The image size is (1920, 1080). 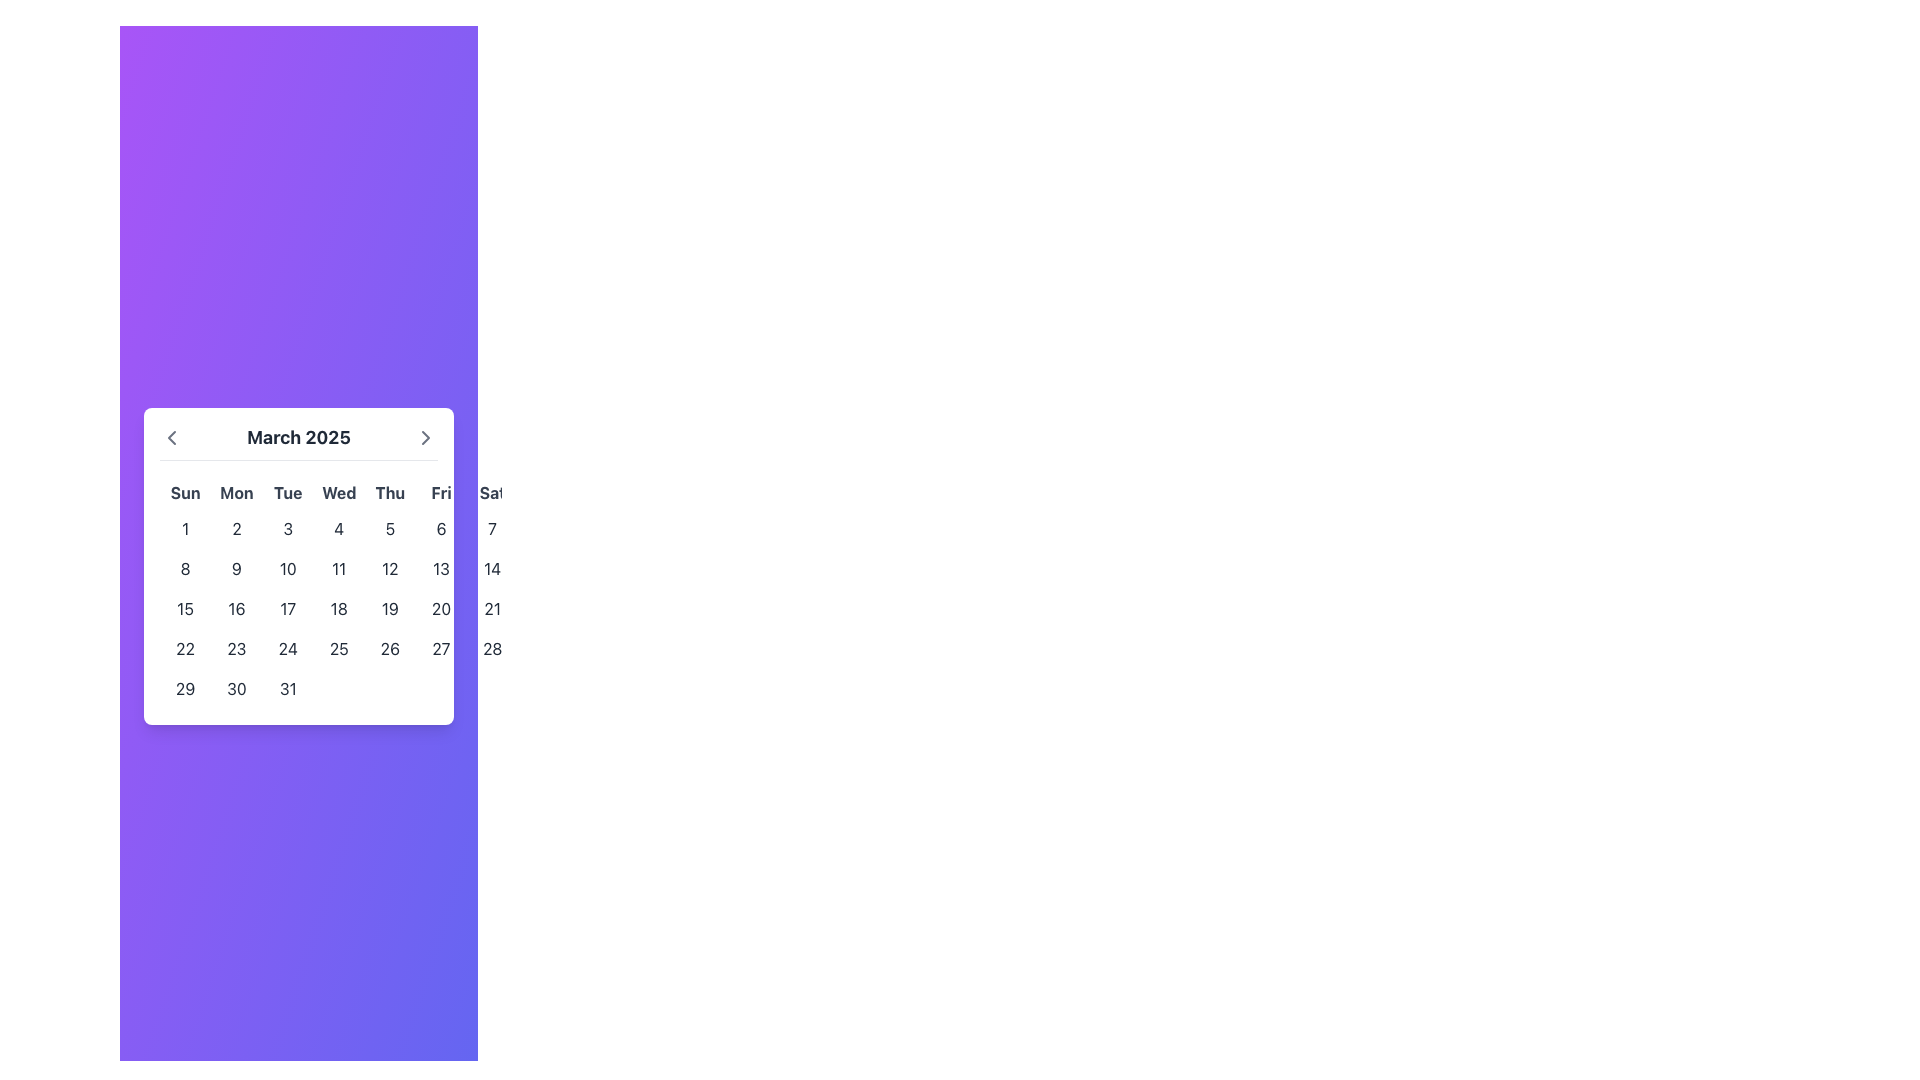 What do you see at coordinates (492, 648) in the screenshot?
I see `the text display element showing the number '28' in a bold and clear typography, styled with light gray color on a white background, located at the far right of the calendar interface` at bounding box center [492, 648].